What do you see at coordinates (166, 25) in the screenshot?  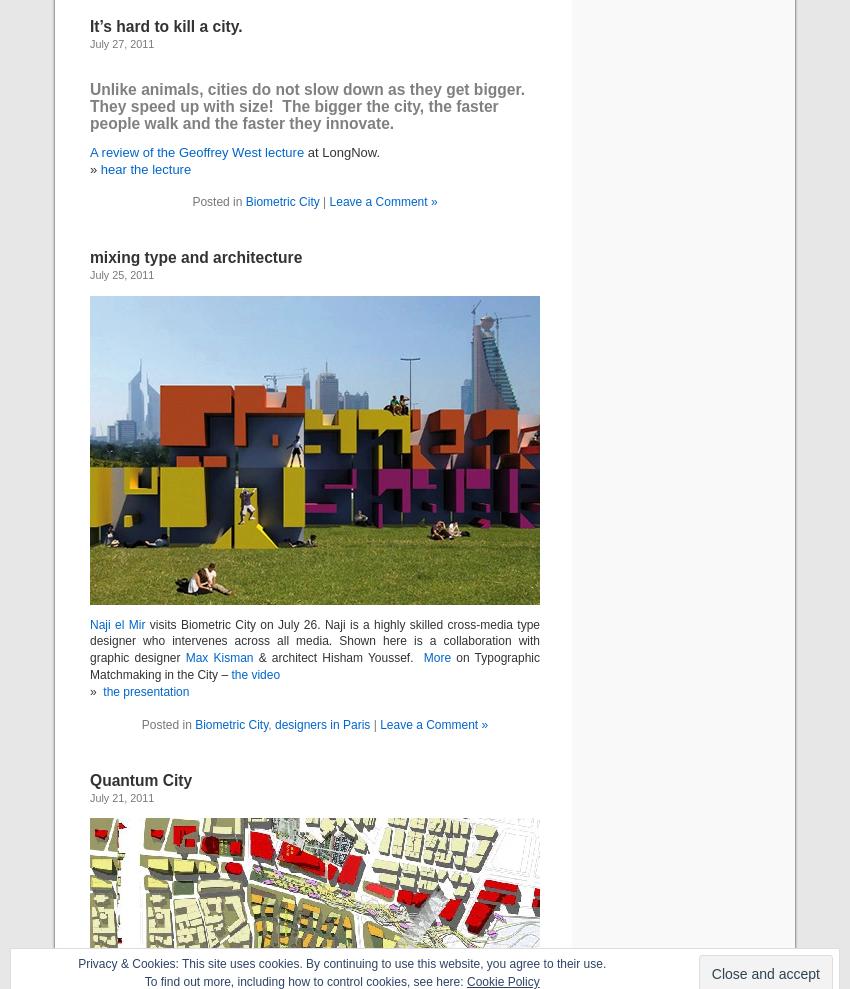 I see `'It’s hard to kill a city.'` at bounding box center [166, 25].